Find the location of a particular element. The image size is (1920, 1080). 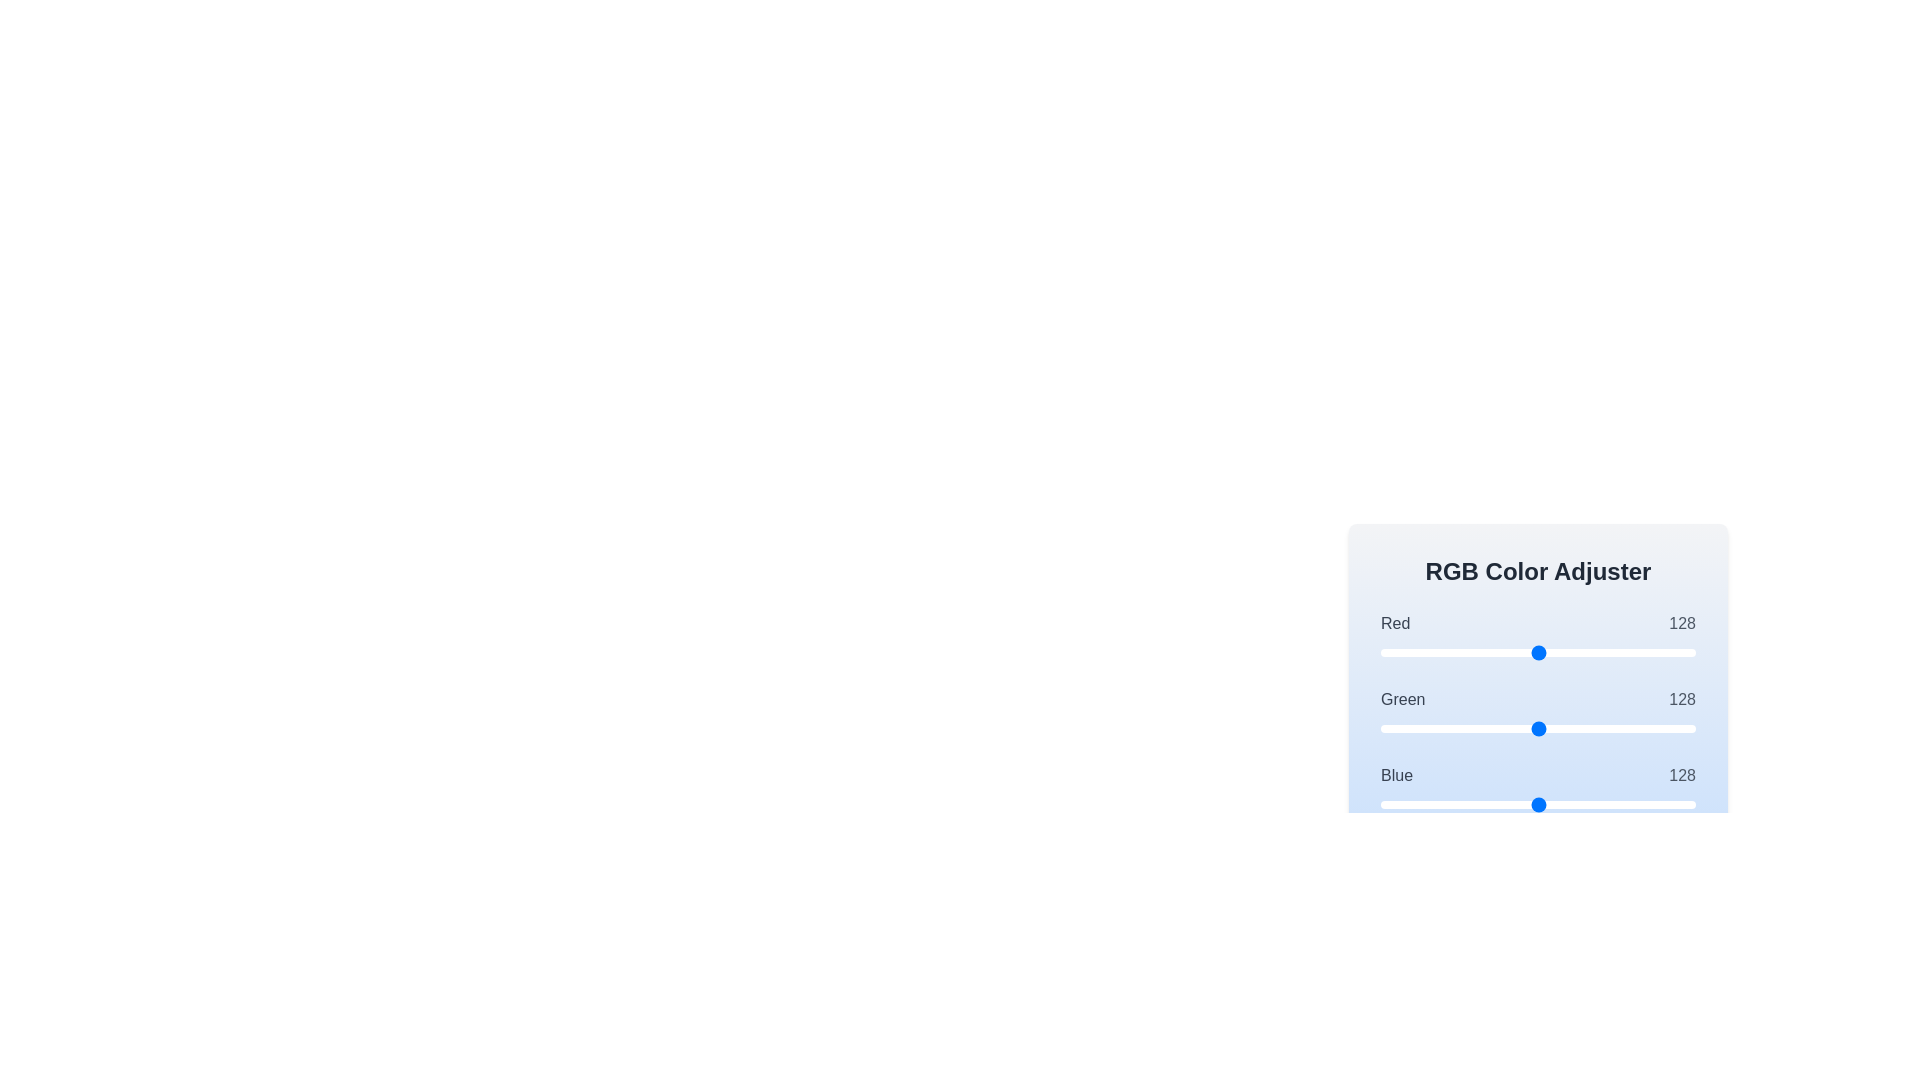

the 1 slider to set its value to 94 is located at coordinates (1497, 729).